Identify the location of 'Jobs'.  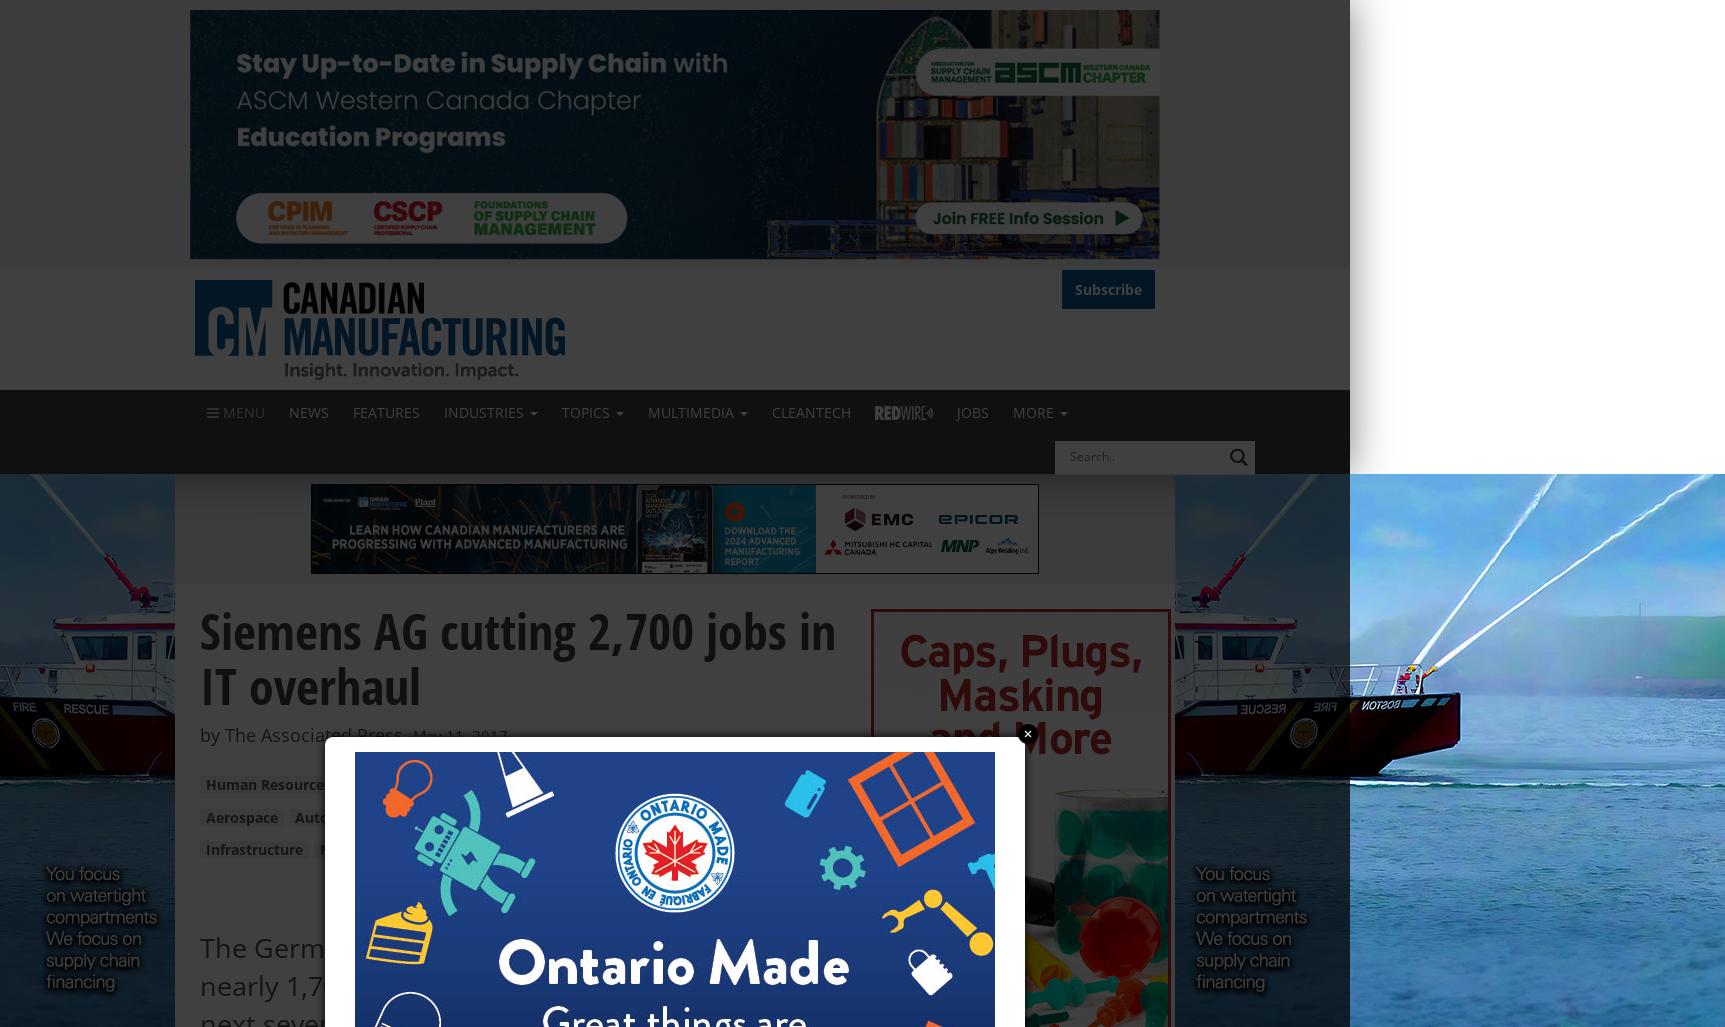
(957, 410).